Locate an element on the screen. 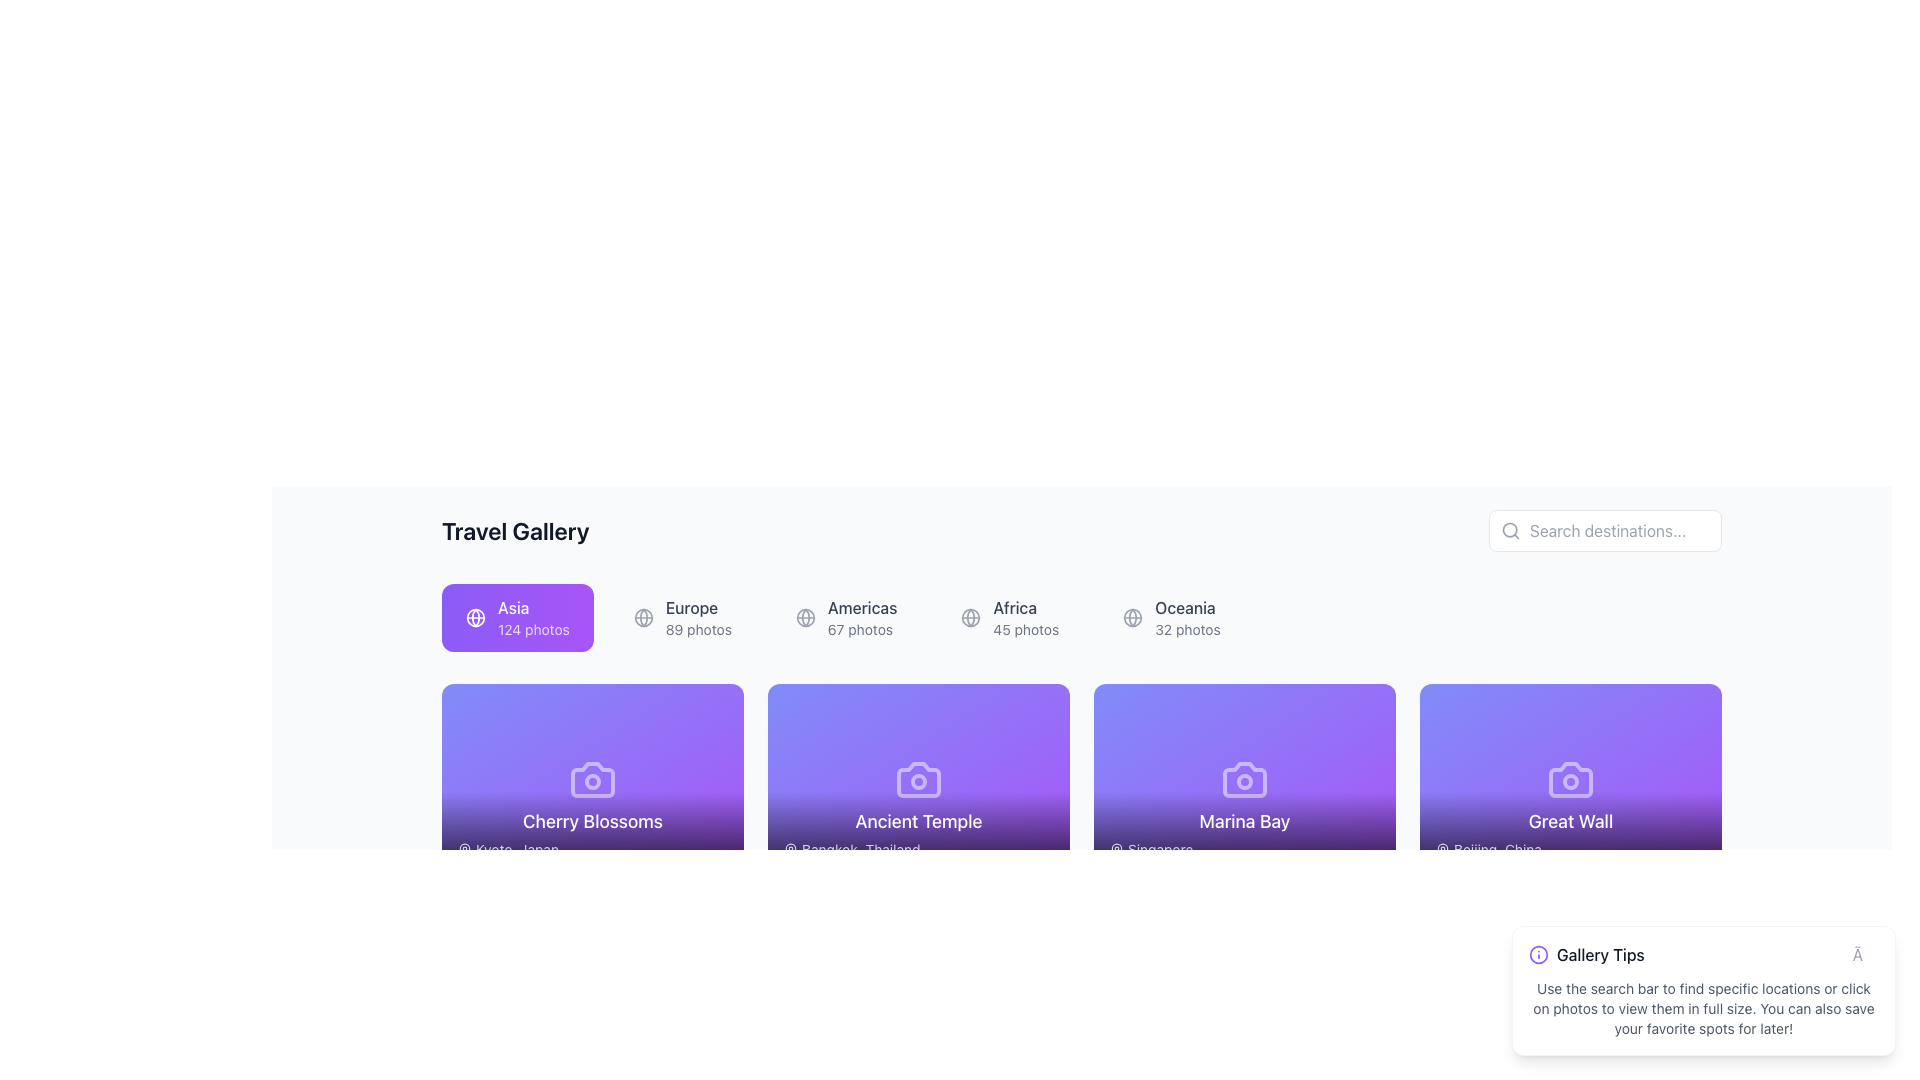 Image resolution: width=1920 pixels, height=1080 pixels. the text label displaying 'Singapore' located at the bottom-left of the 'Marina Bay' card, which is part of a horizontal list of destination cards is located at coordinates (1160, 849).